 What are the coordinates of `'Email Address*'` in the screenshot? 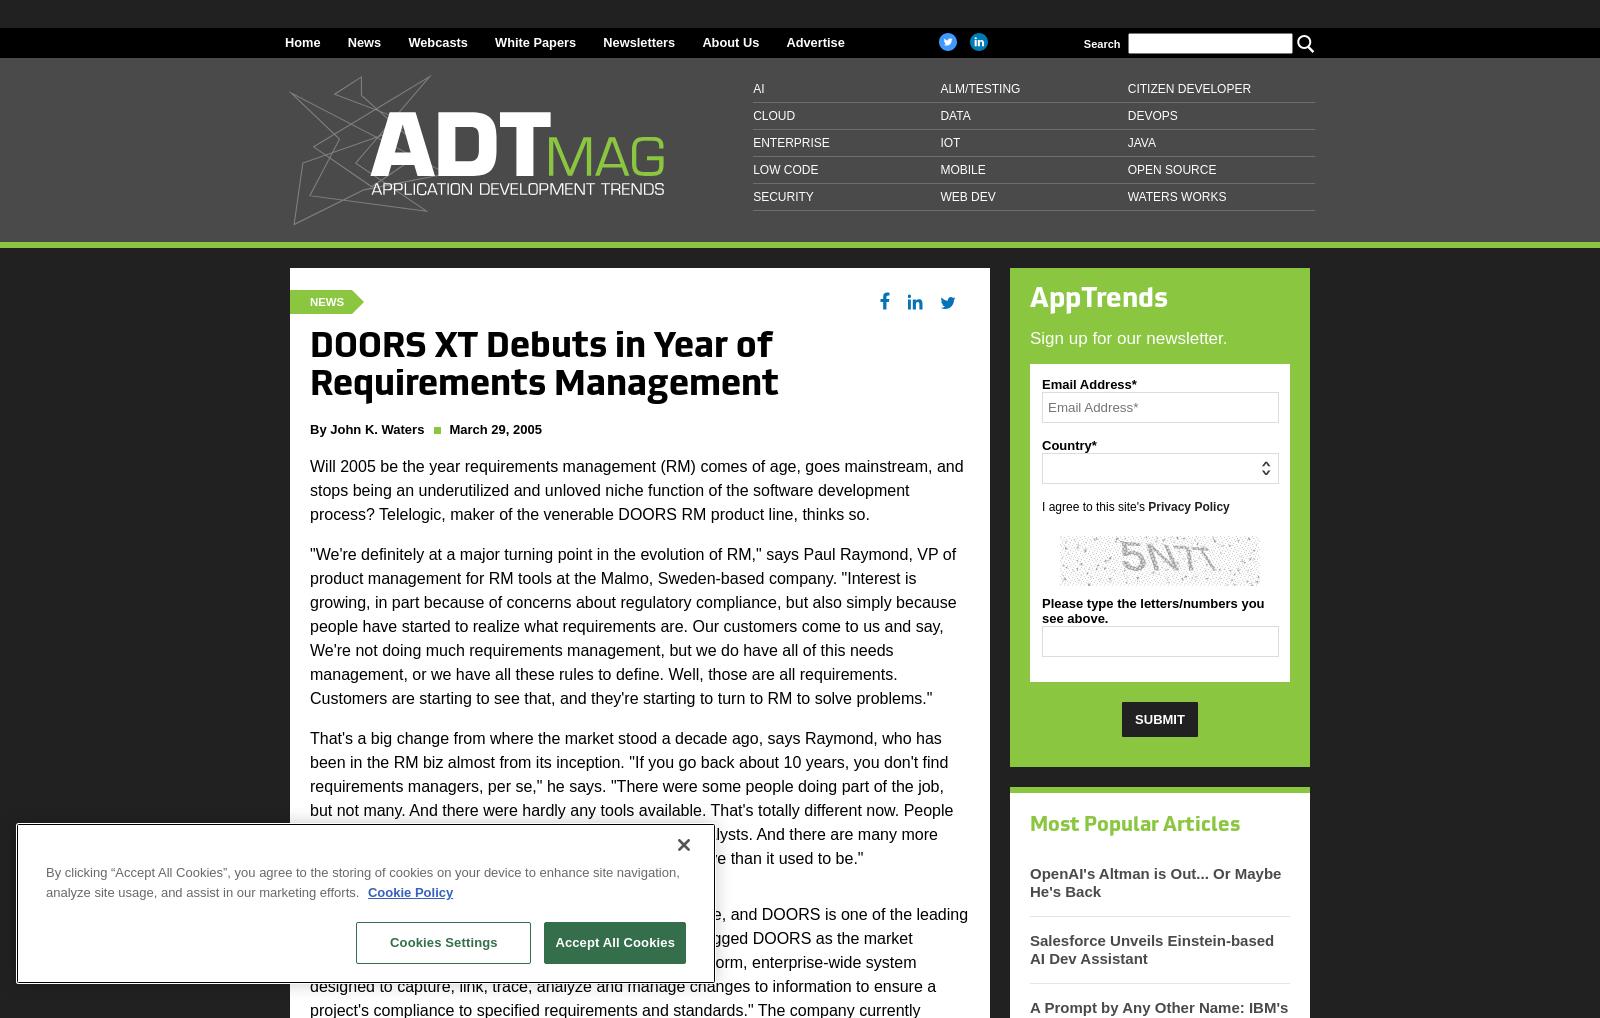 It's located at (1088, 383).